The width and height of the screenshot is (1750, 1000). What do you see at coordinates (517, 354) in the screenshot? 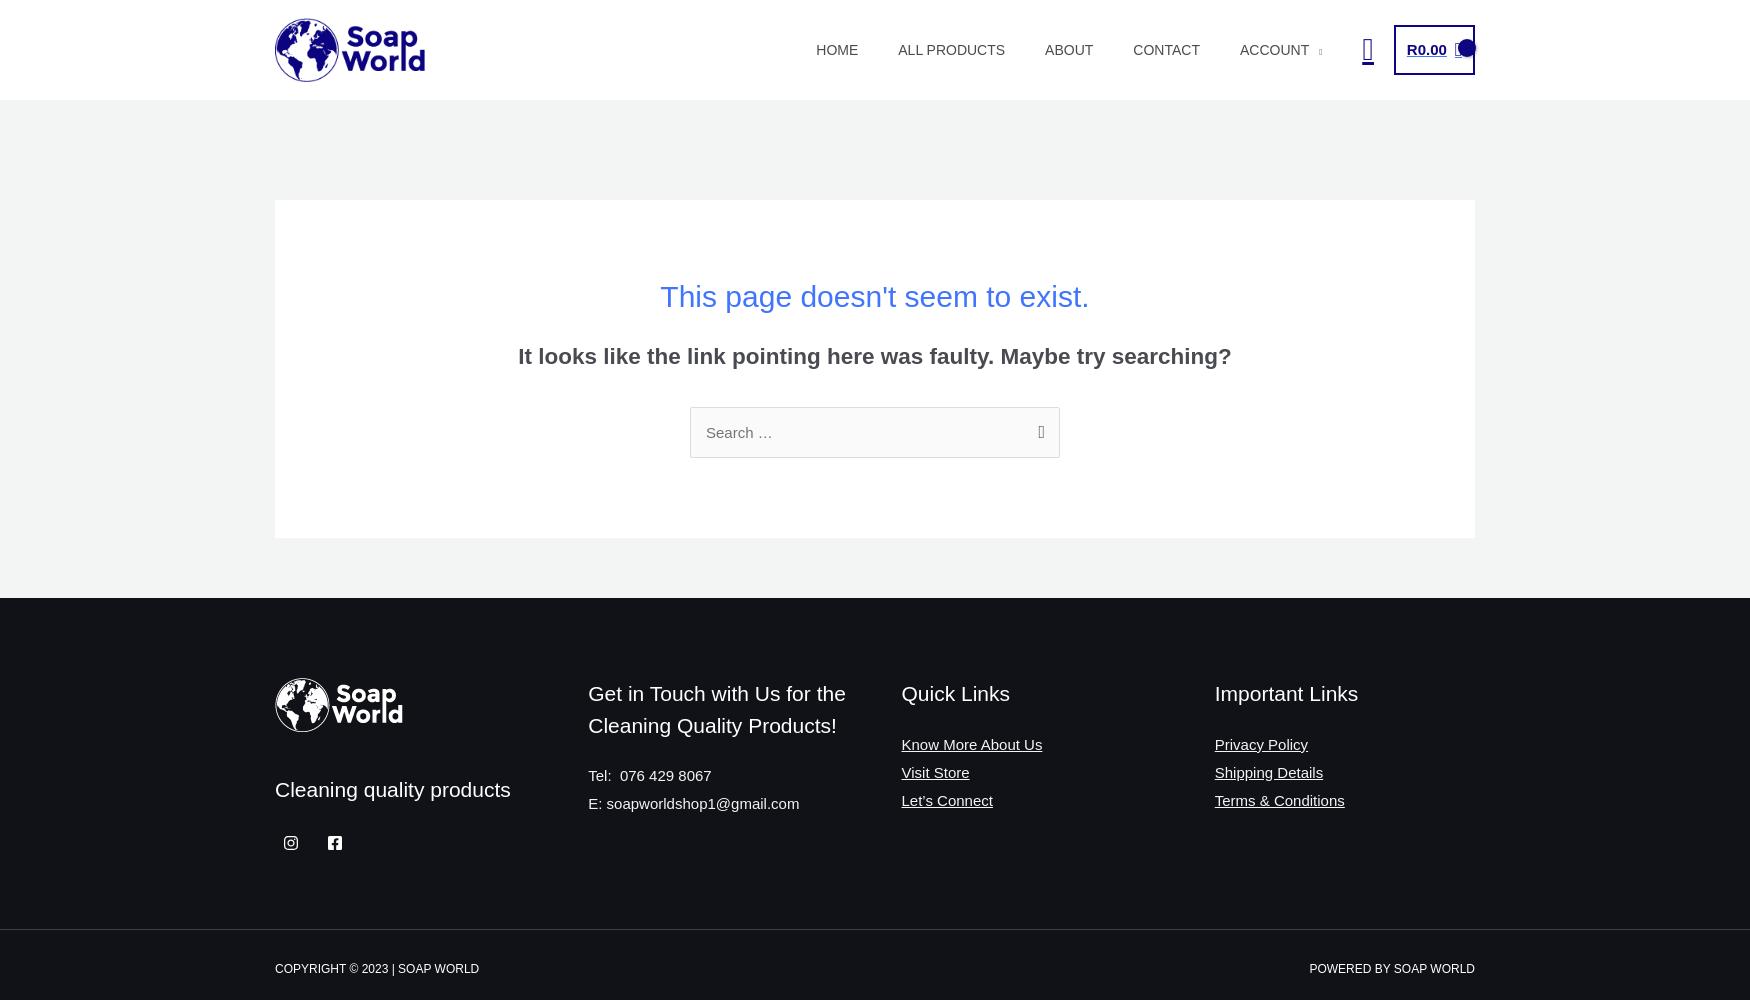
I see `'It looks like the link pointing here was faulty. Maybe try searching?'` at bounding box center [517, 354].